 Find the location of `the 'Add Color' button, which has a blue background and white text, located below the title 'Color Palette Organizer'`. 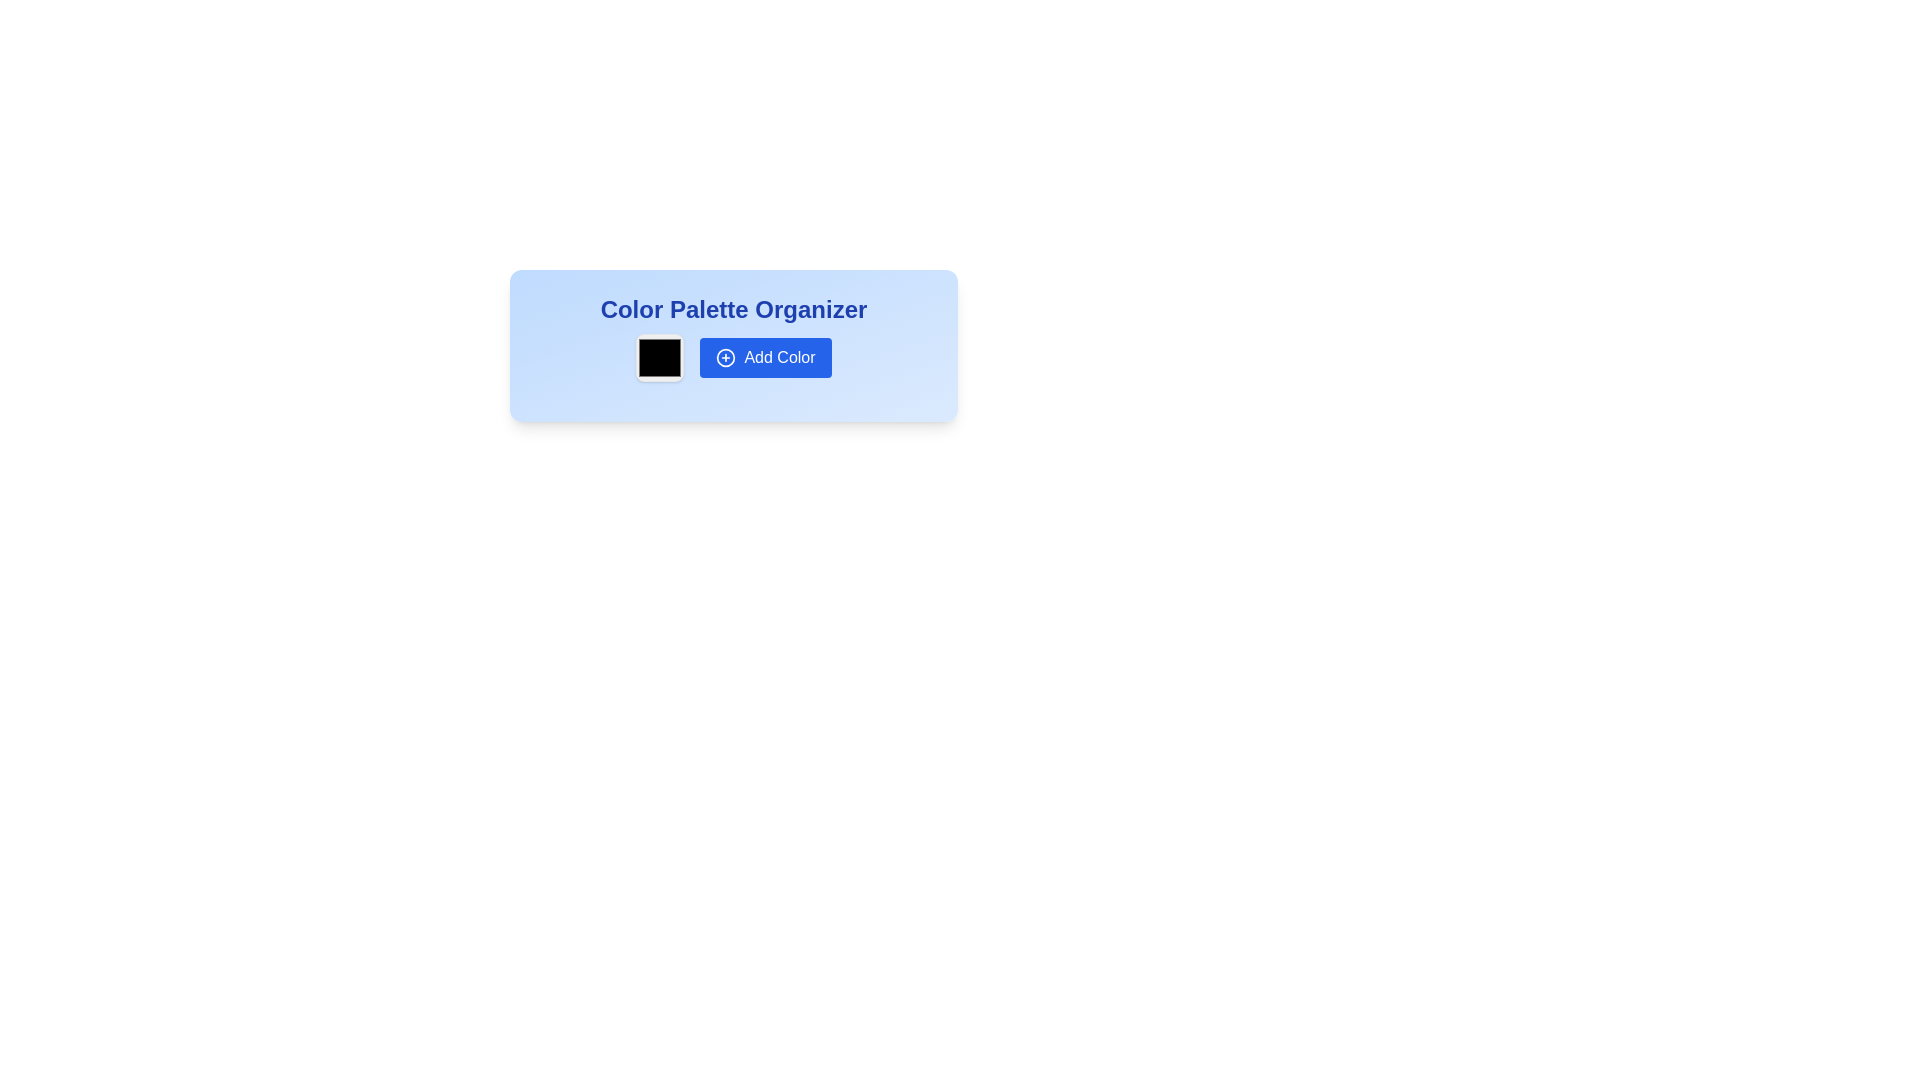

the 'Add Color' button, which has a blue background and white text, located below the title 'Color Palette Organizer' is located at coordinates (733, 345).